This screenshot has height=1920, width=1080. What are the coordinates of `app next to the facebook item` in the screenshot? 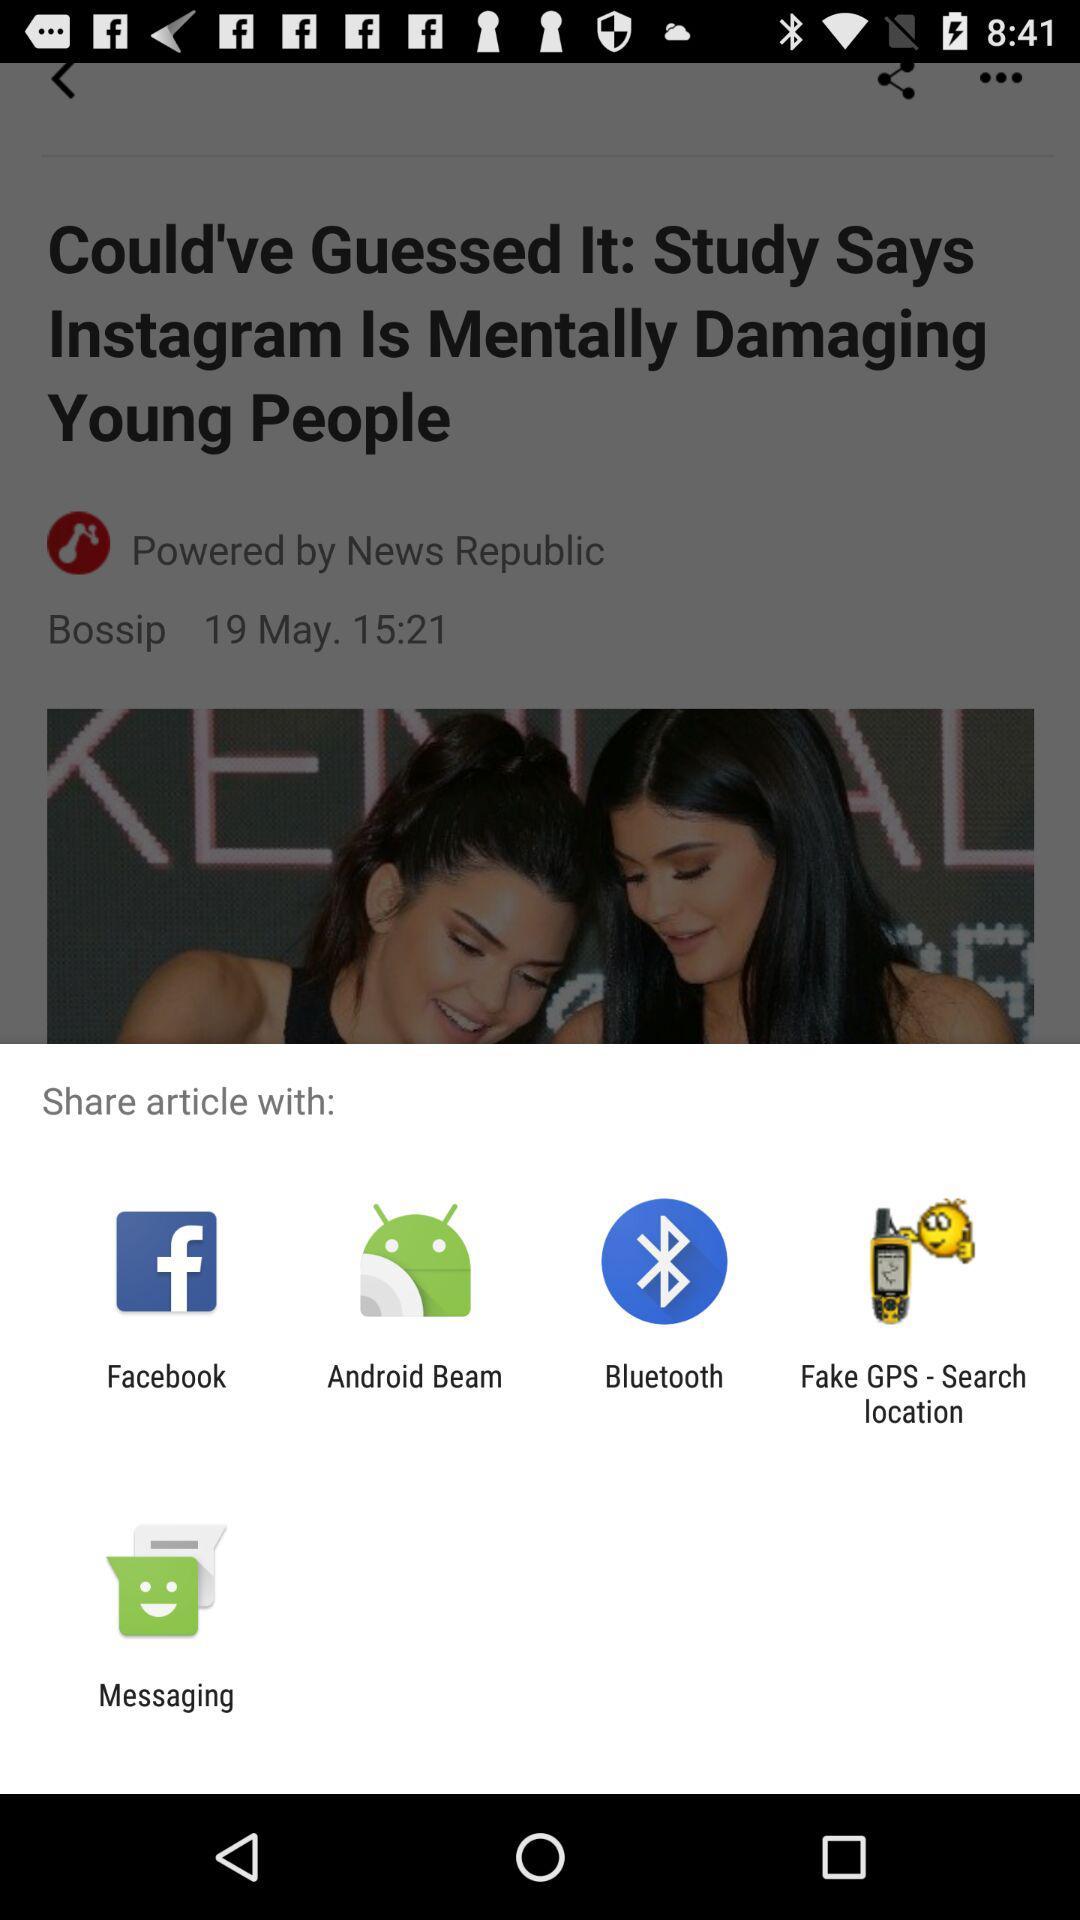 It's located at (414, 1392).